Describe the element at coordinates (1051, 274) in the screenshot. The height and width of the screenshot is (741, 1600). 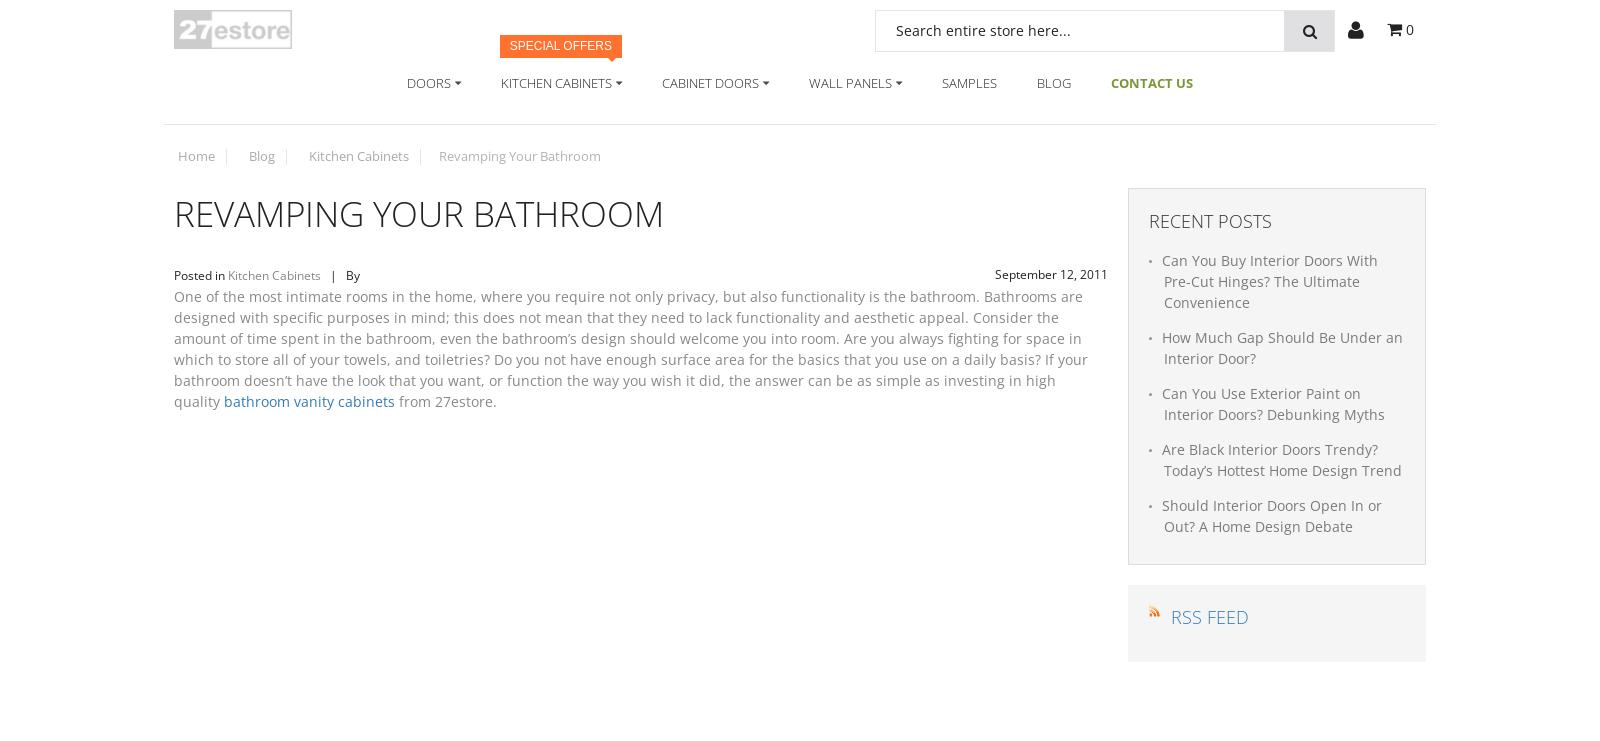
I see `'September 12, 2011'` at that location.